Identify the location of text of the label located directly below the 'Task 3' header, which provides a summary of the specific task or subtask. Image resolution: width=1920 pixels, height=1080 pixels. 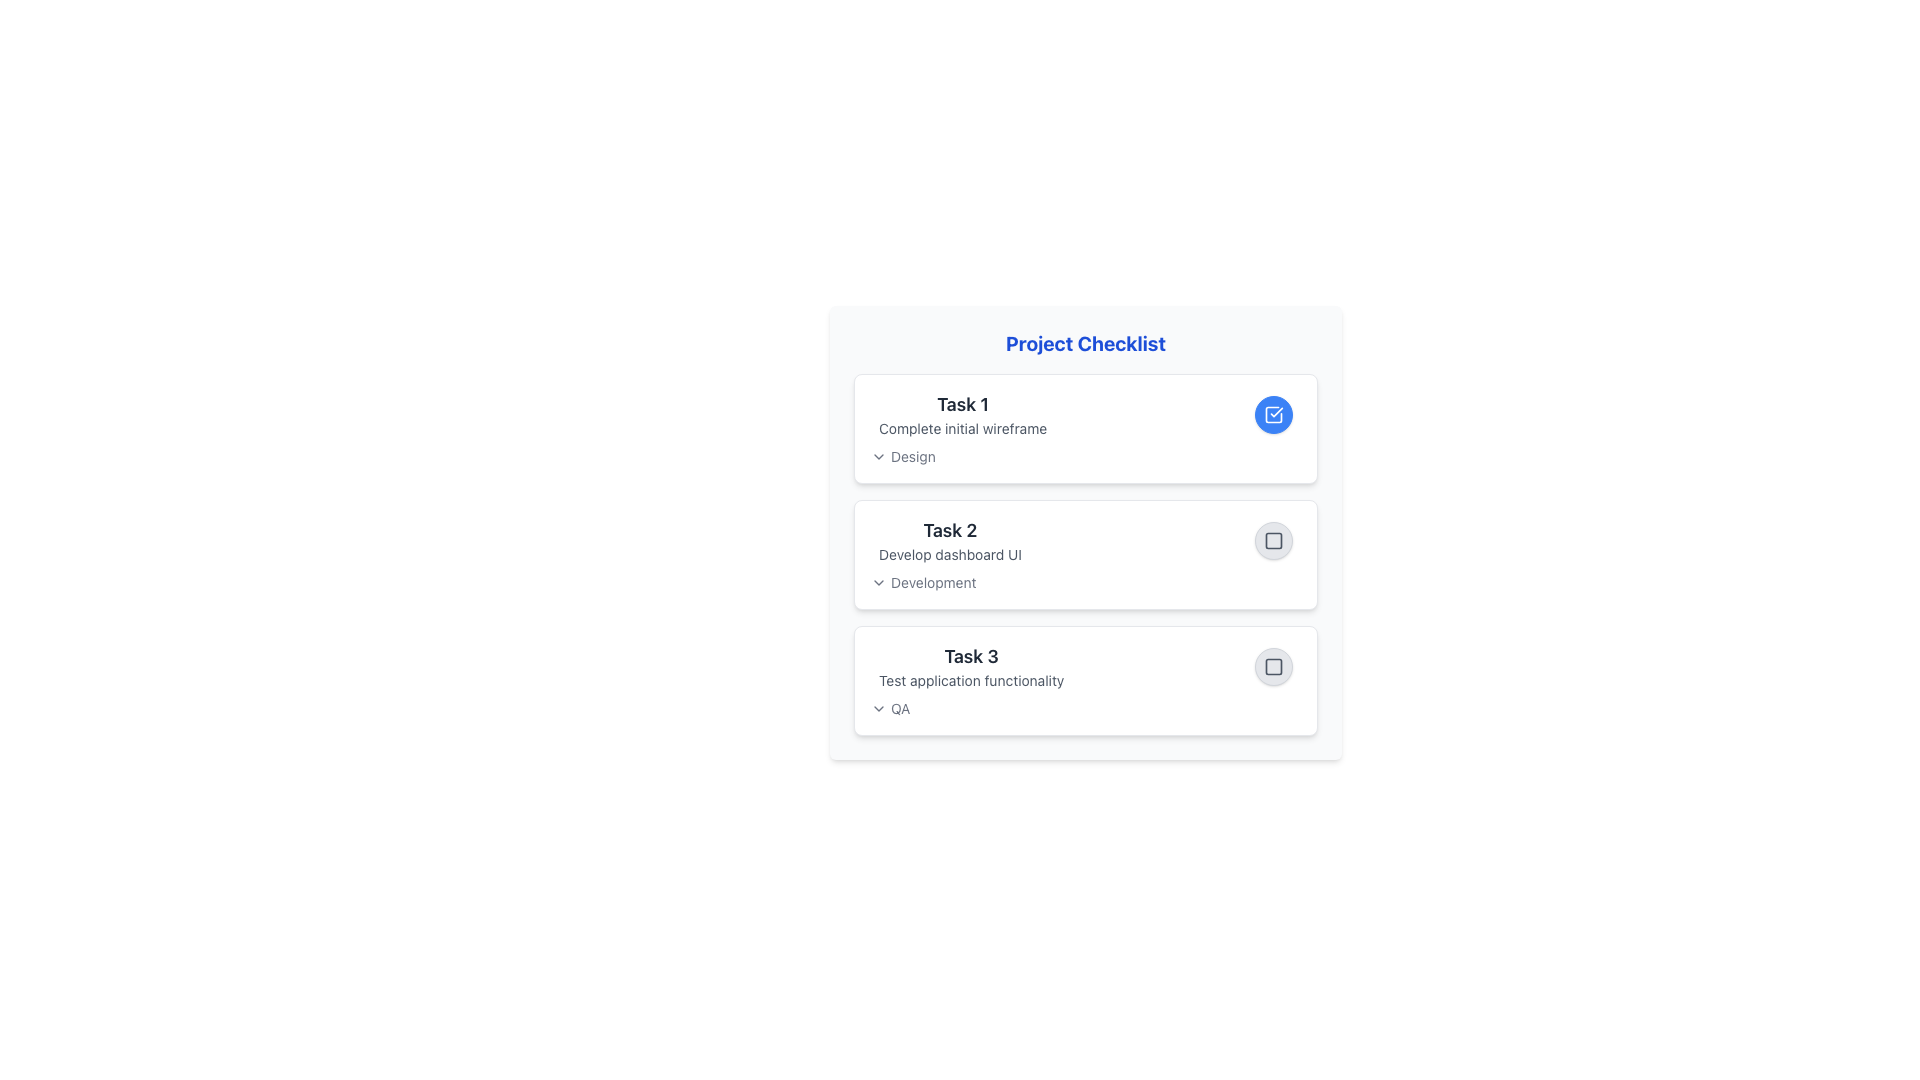
(971, 680).